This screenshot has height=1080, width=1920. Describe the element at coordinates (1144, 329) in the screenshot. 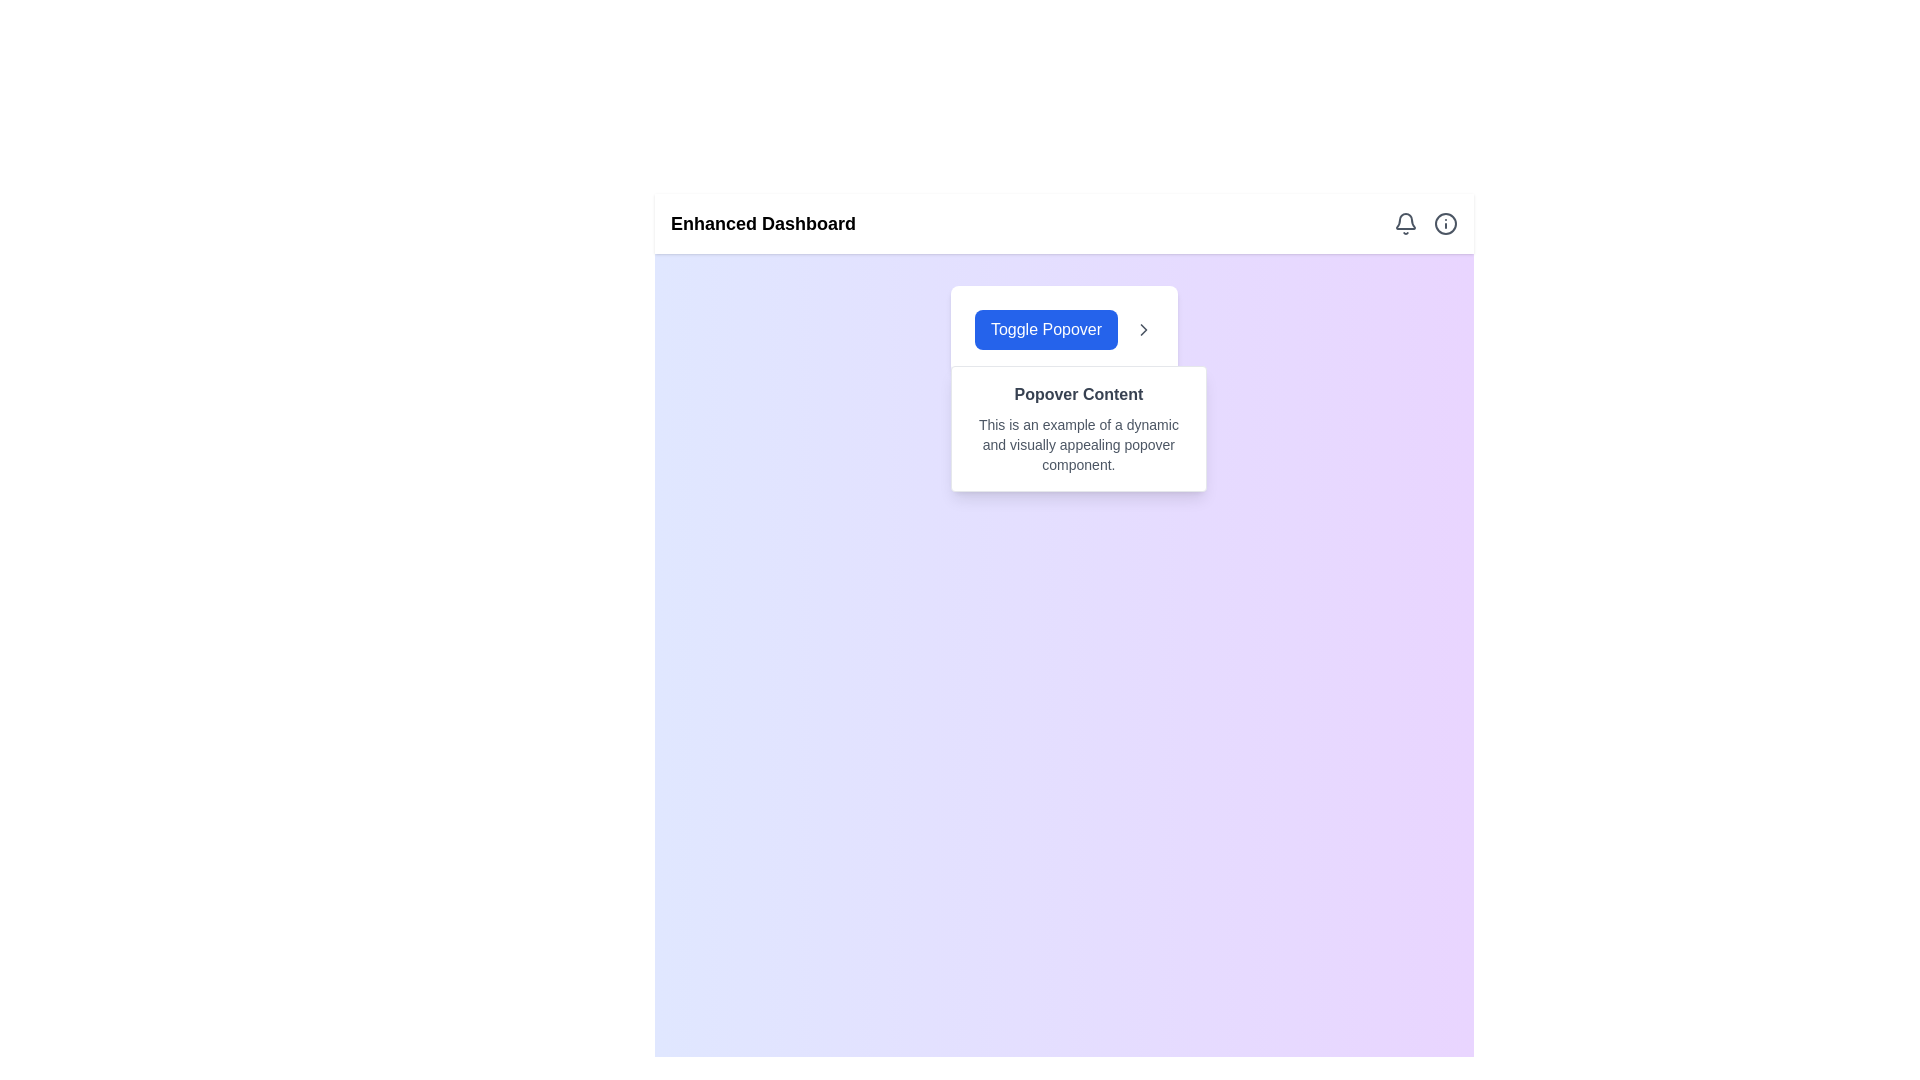

I see `the chevron icon located to the immediate right of the 'Toggle Popover' button, indicating further navigation or expansion` at that location.